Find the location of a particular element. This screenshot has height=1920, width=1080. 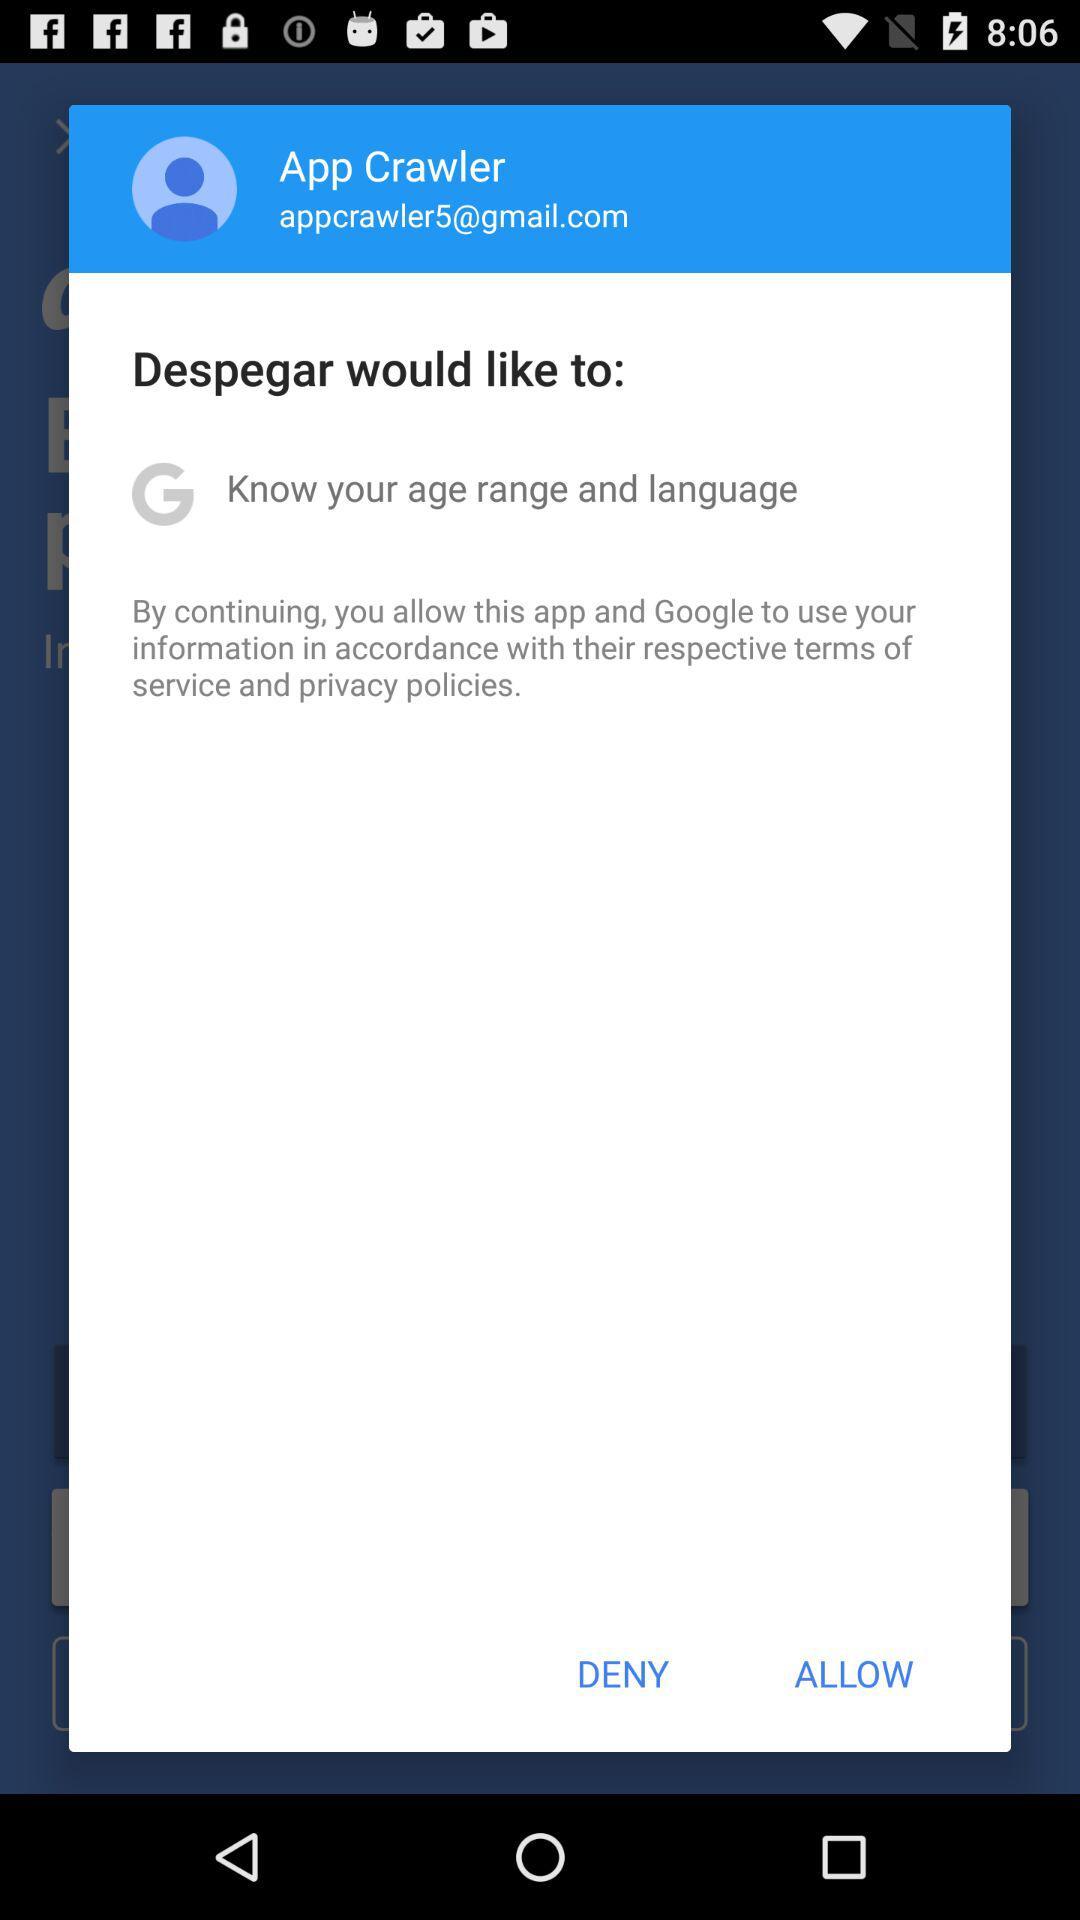

the app above appcrawler5@gmail.com app is located at coordinates (392, 164).